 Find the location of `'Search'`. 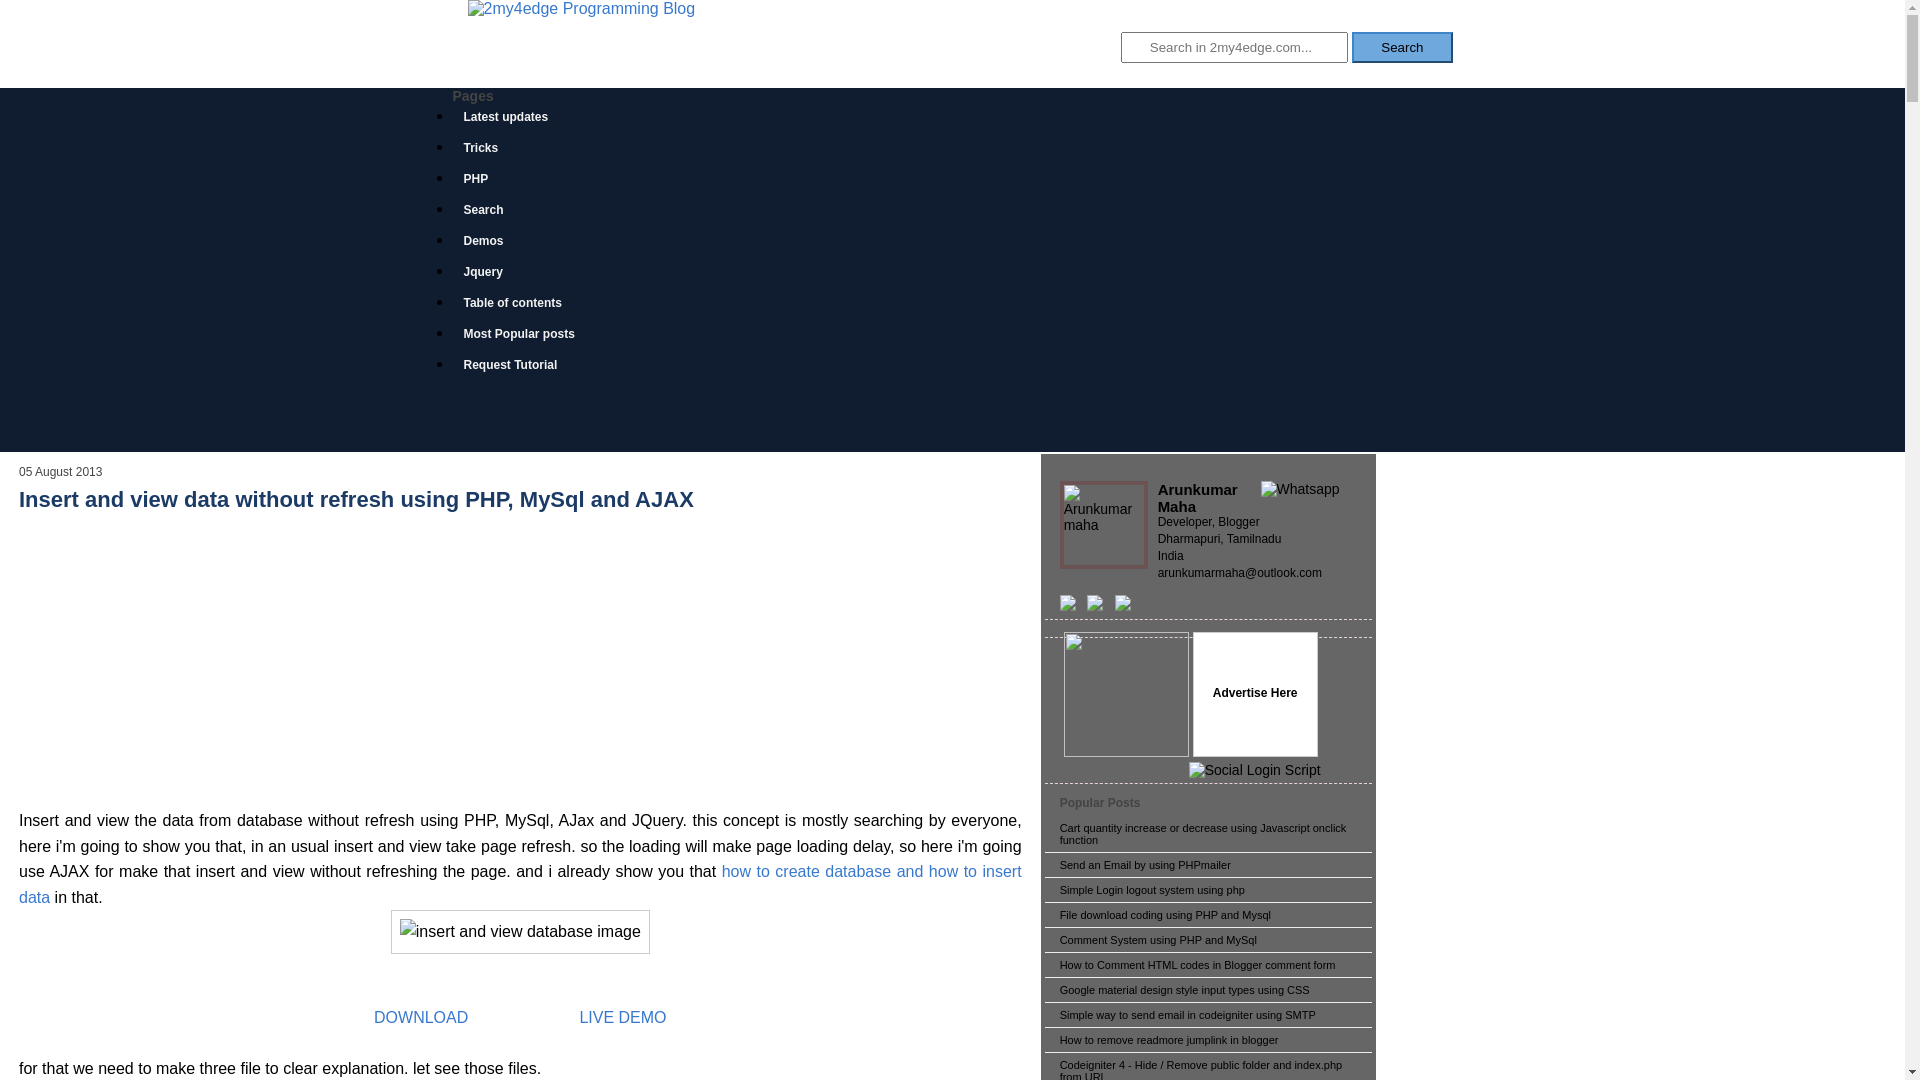

'Search' is located at coordinates (492, 212).